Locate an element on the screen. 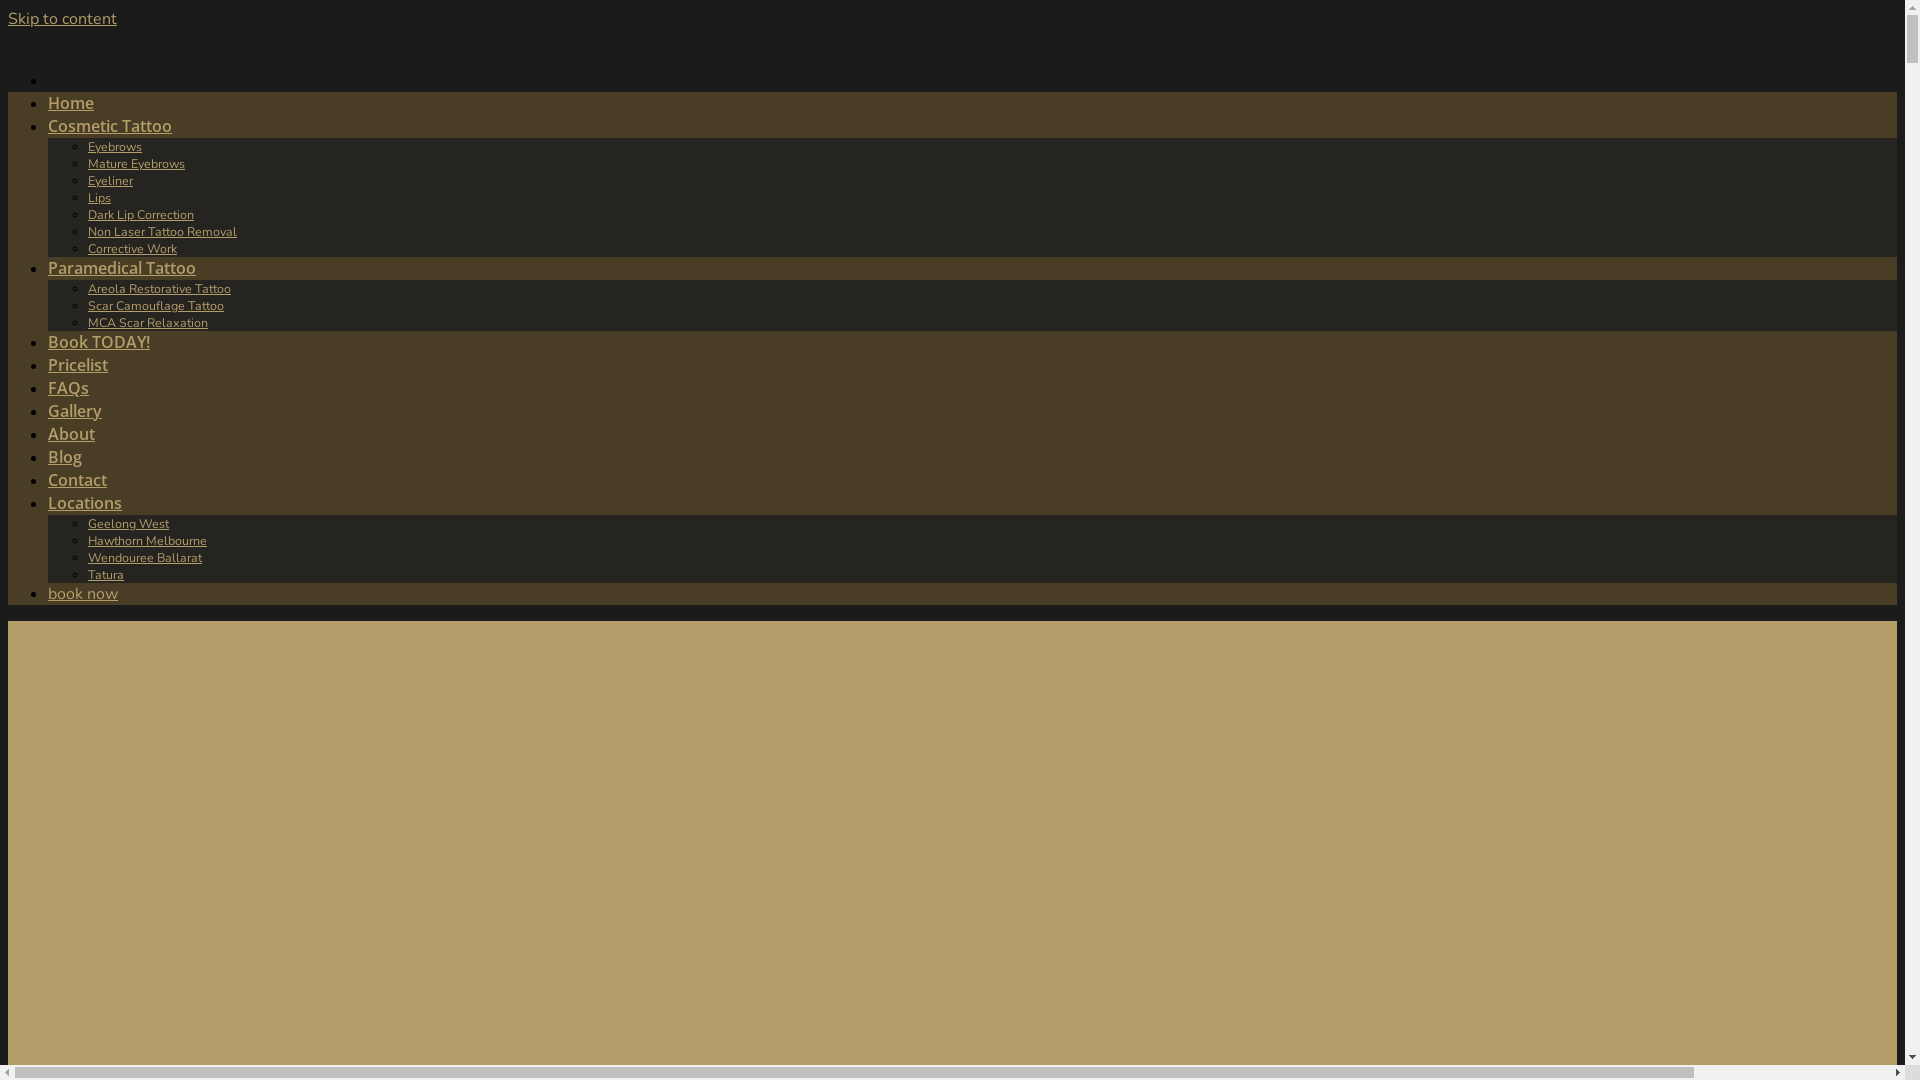 The image size is (1920, 1080). 'Hawthorn Melbourne' is located at coordinates (86, 540).